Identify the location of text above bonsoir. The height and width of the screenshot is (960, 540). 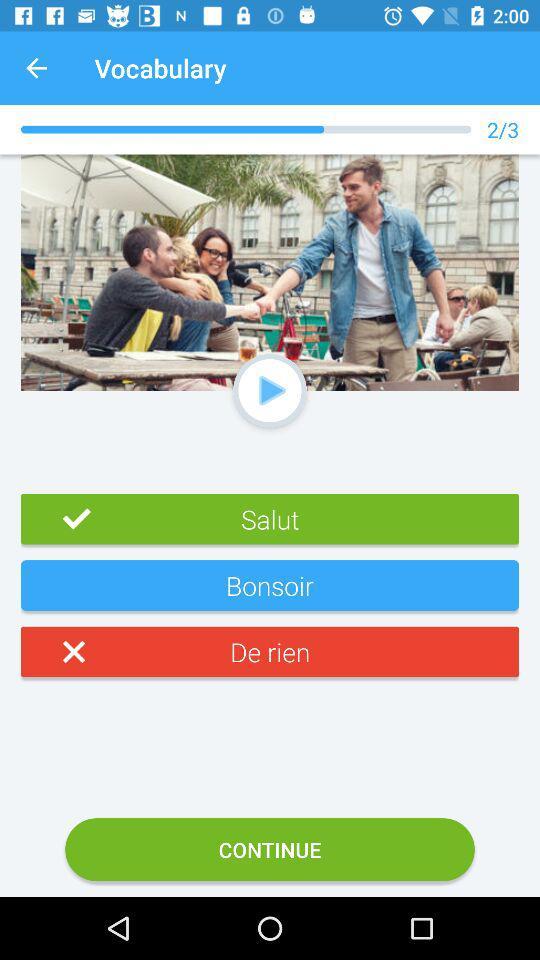
(270, 526).